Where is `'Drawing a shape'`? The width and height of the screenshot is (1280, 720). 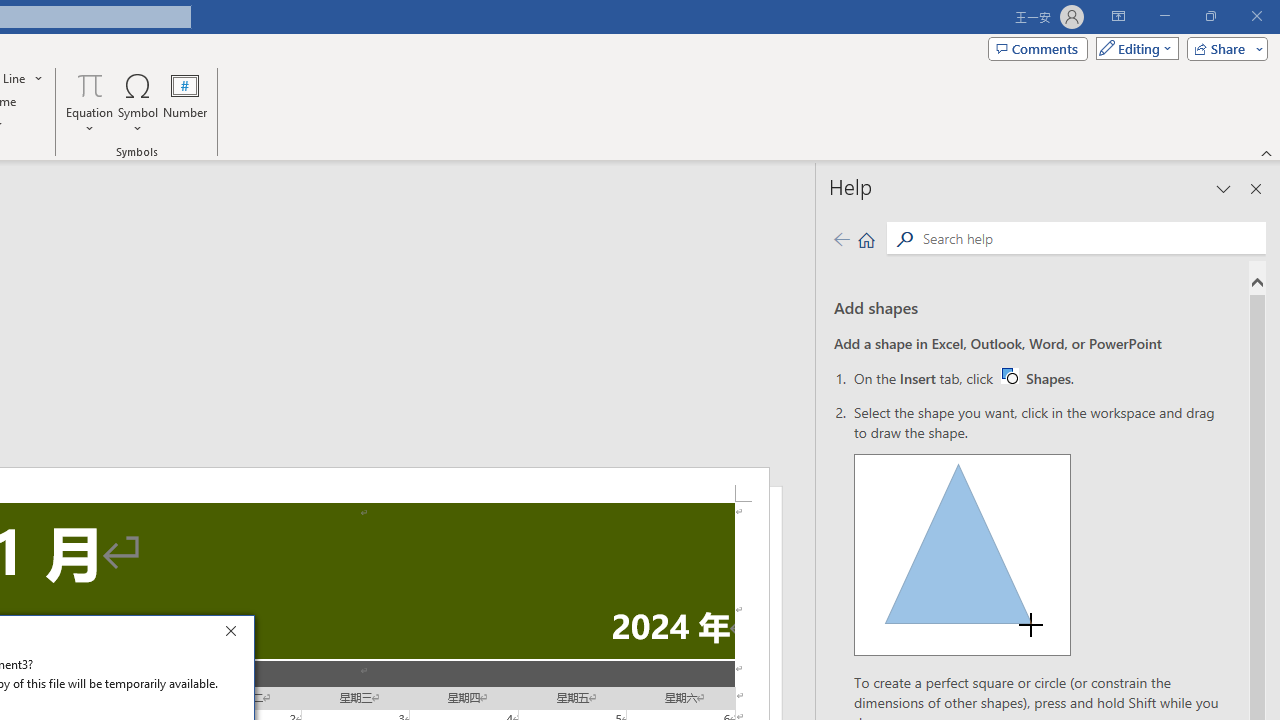 'Drawing a shape' is located at coordinates (962, 555).